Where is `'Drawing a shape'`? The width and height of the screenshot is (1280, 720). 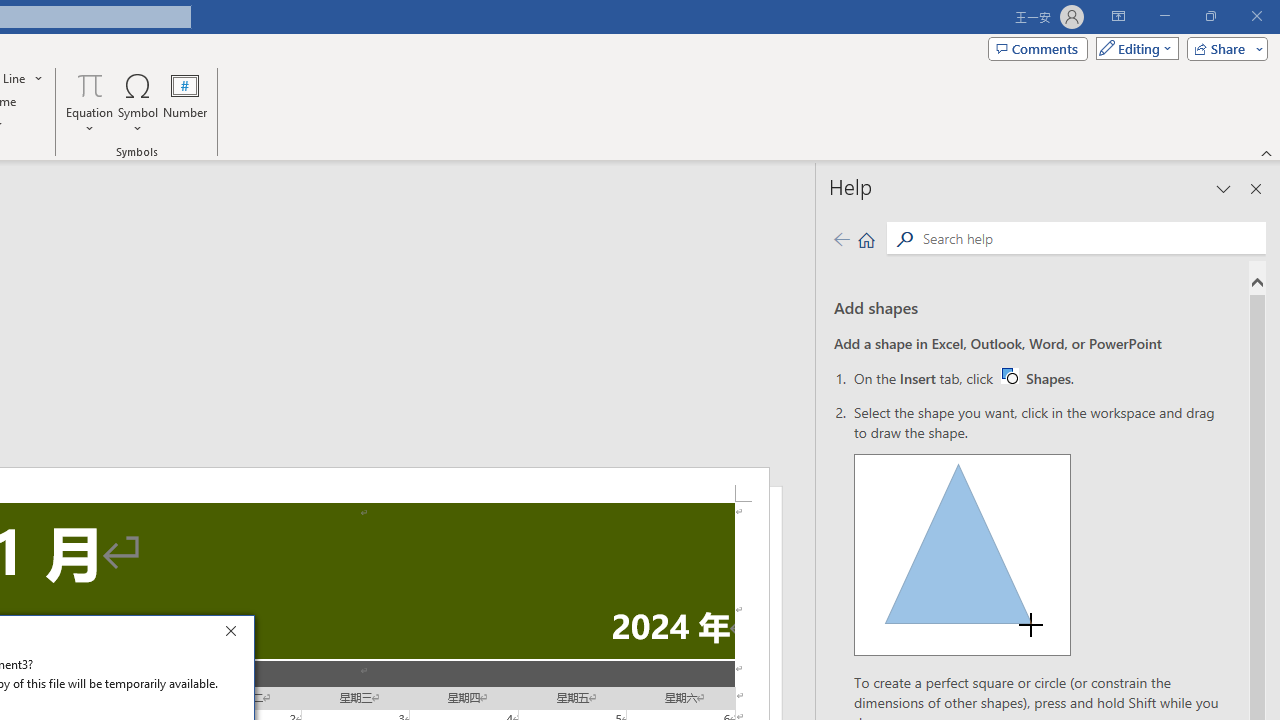 'Drawing a shape' is located at coordinates (962, 555).